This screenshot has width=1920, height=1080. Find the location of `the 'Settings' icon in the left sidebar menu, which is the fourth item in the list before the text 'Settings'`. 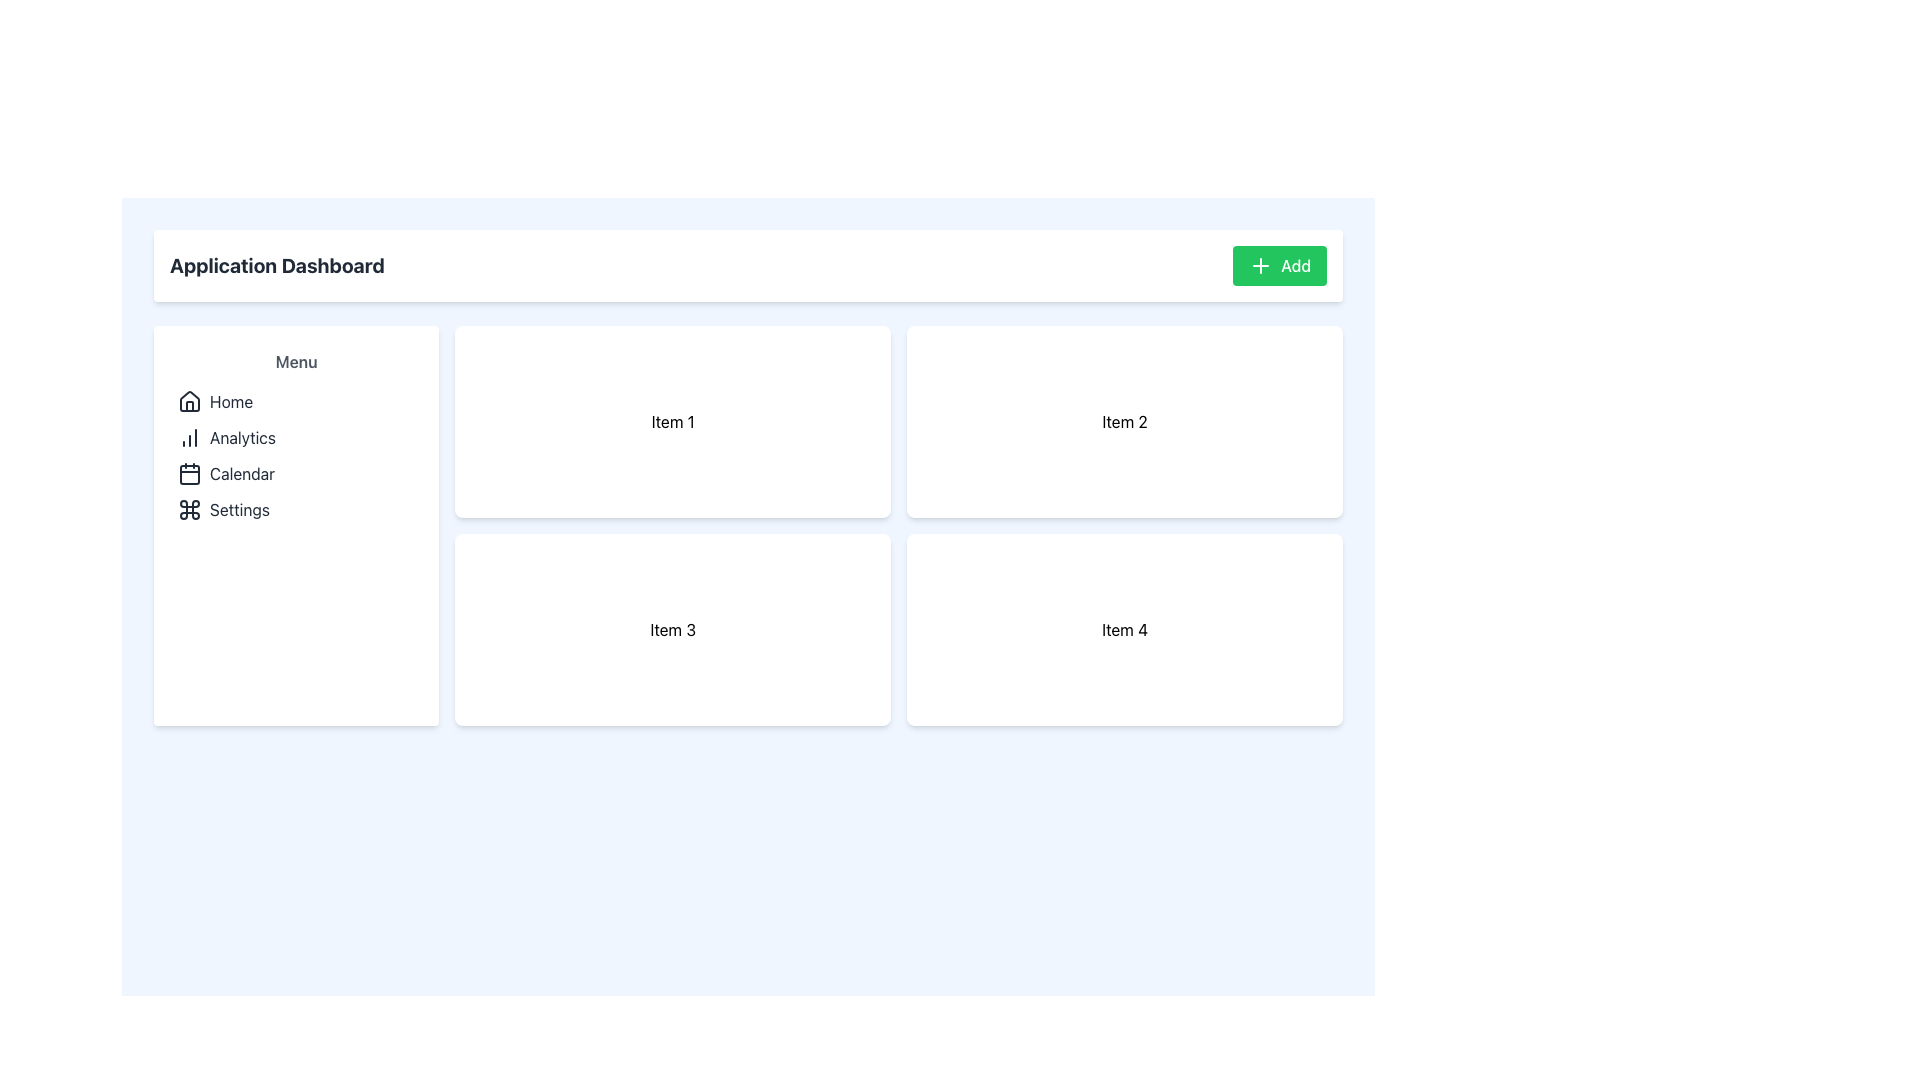

the 'Settings' icon in the left sidebar menu, which is the fourth item in the list before the text 'Settings' is located at coordinates (190, 508).